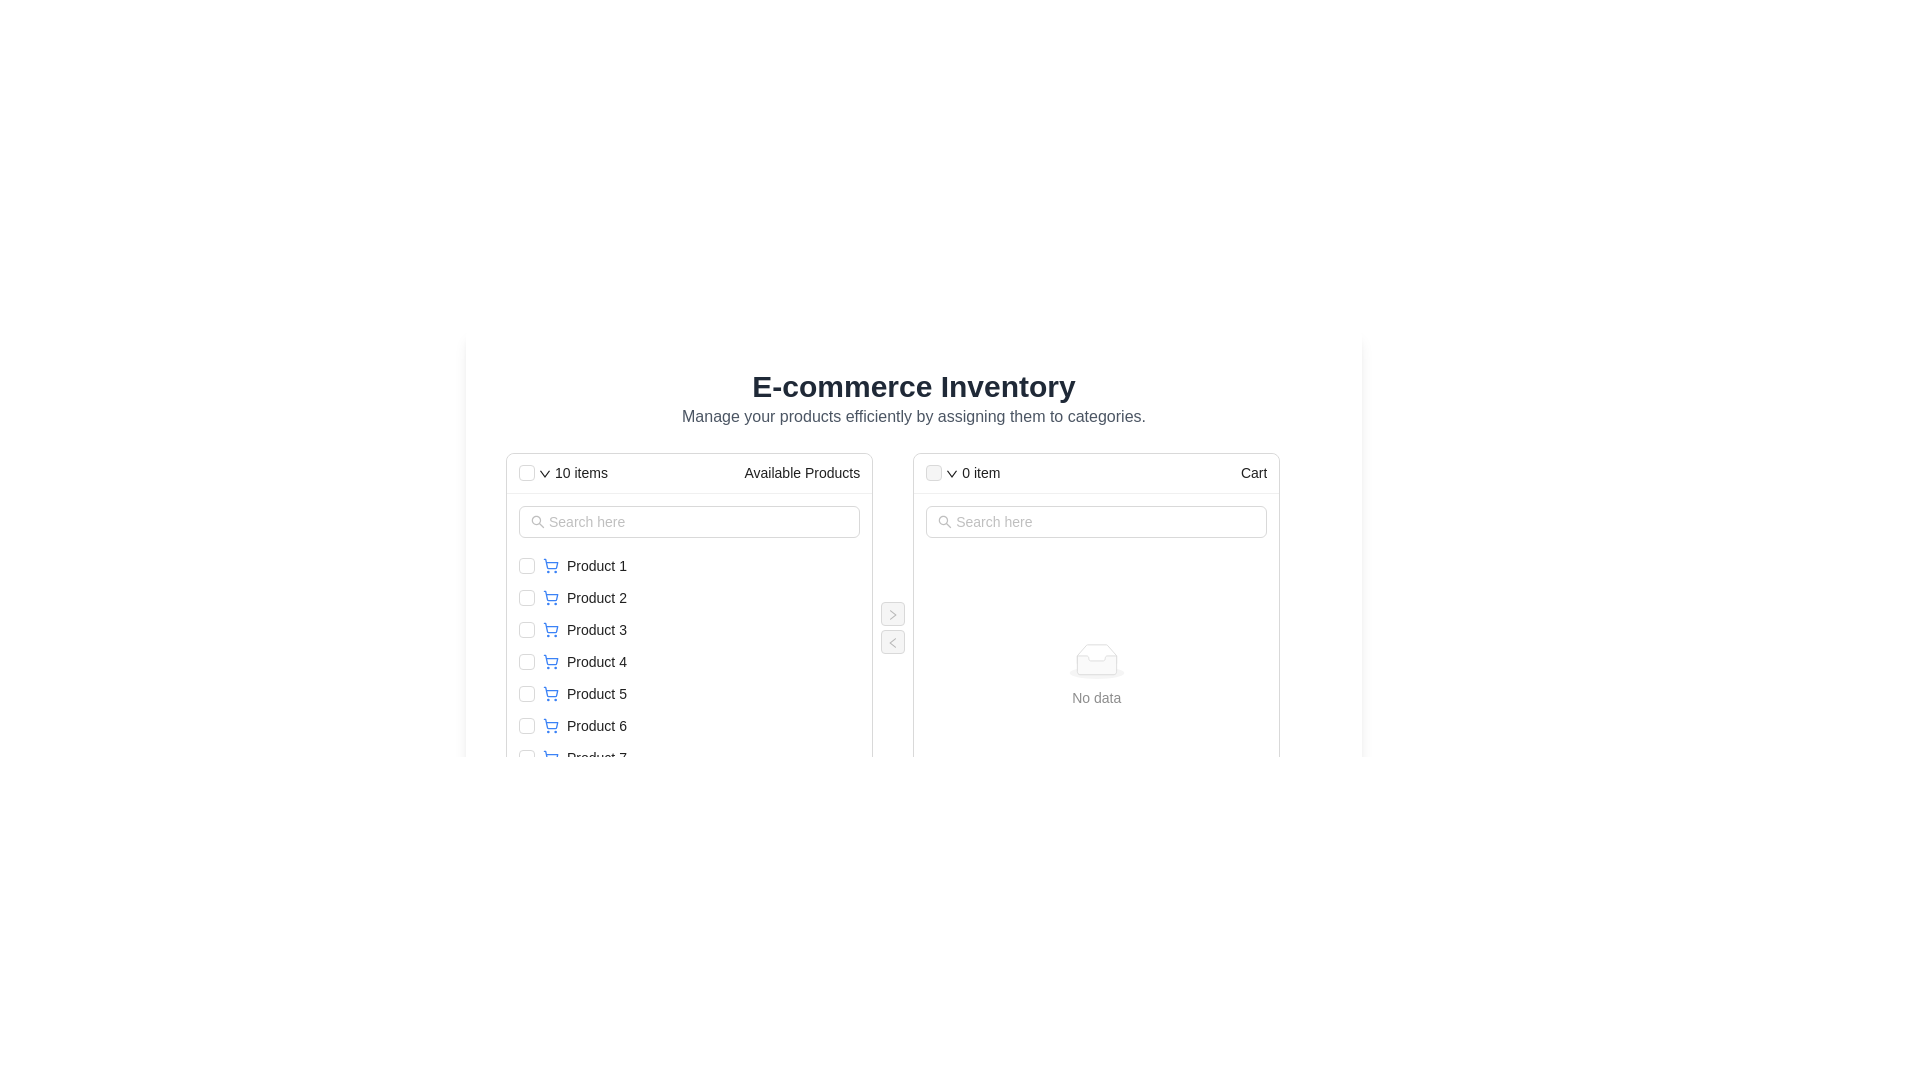  What do you see at coordinates (689, 725) in the screenshot?
I see `the checkbox of the list item labeled 'Product 6'` at bounding box center [689, 725].